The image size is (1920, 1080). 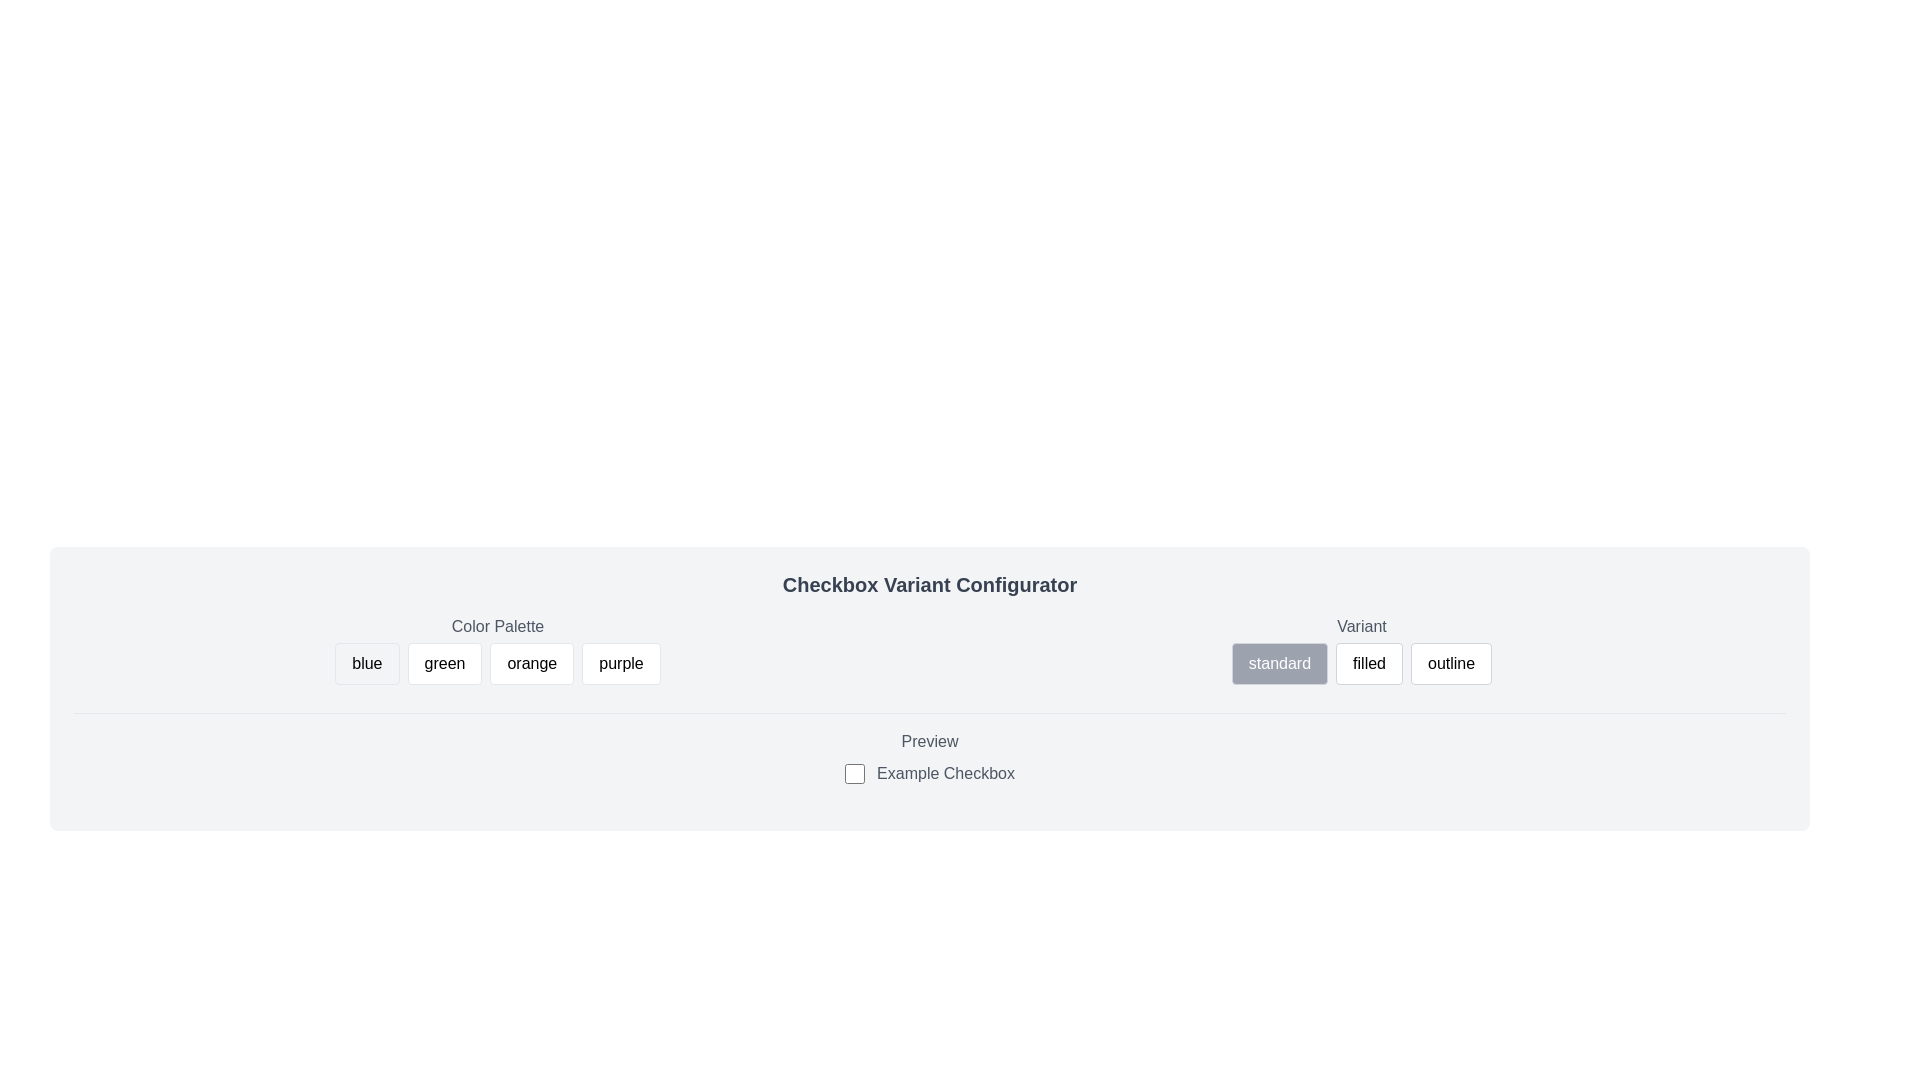 I want to click on the 'filled' button, which is the second button in the 'Variant' section, so click(x=1368, y=663).